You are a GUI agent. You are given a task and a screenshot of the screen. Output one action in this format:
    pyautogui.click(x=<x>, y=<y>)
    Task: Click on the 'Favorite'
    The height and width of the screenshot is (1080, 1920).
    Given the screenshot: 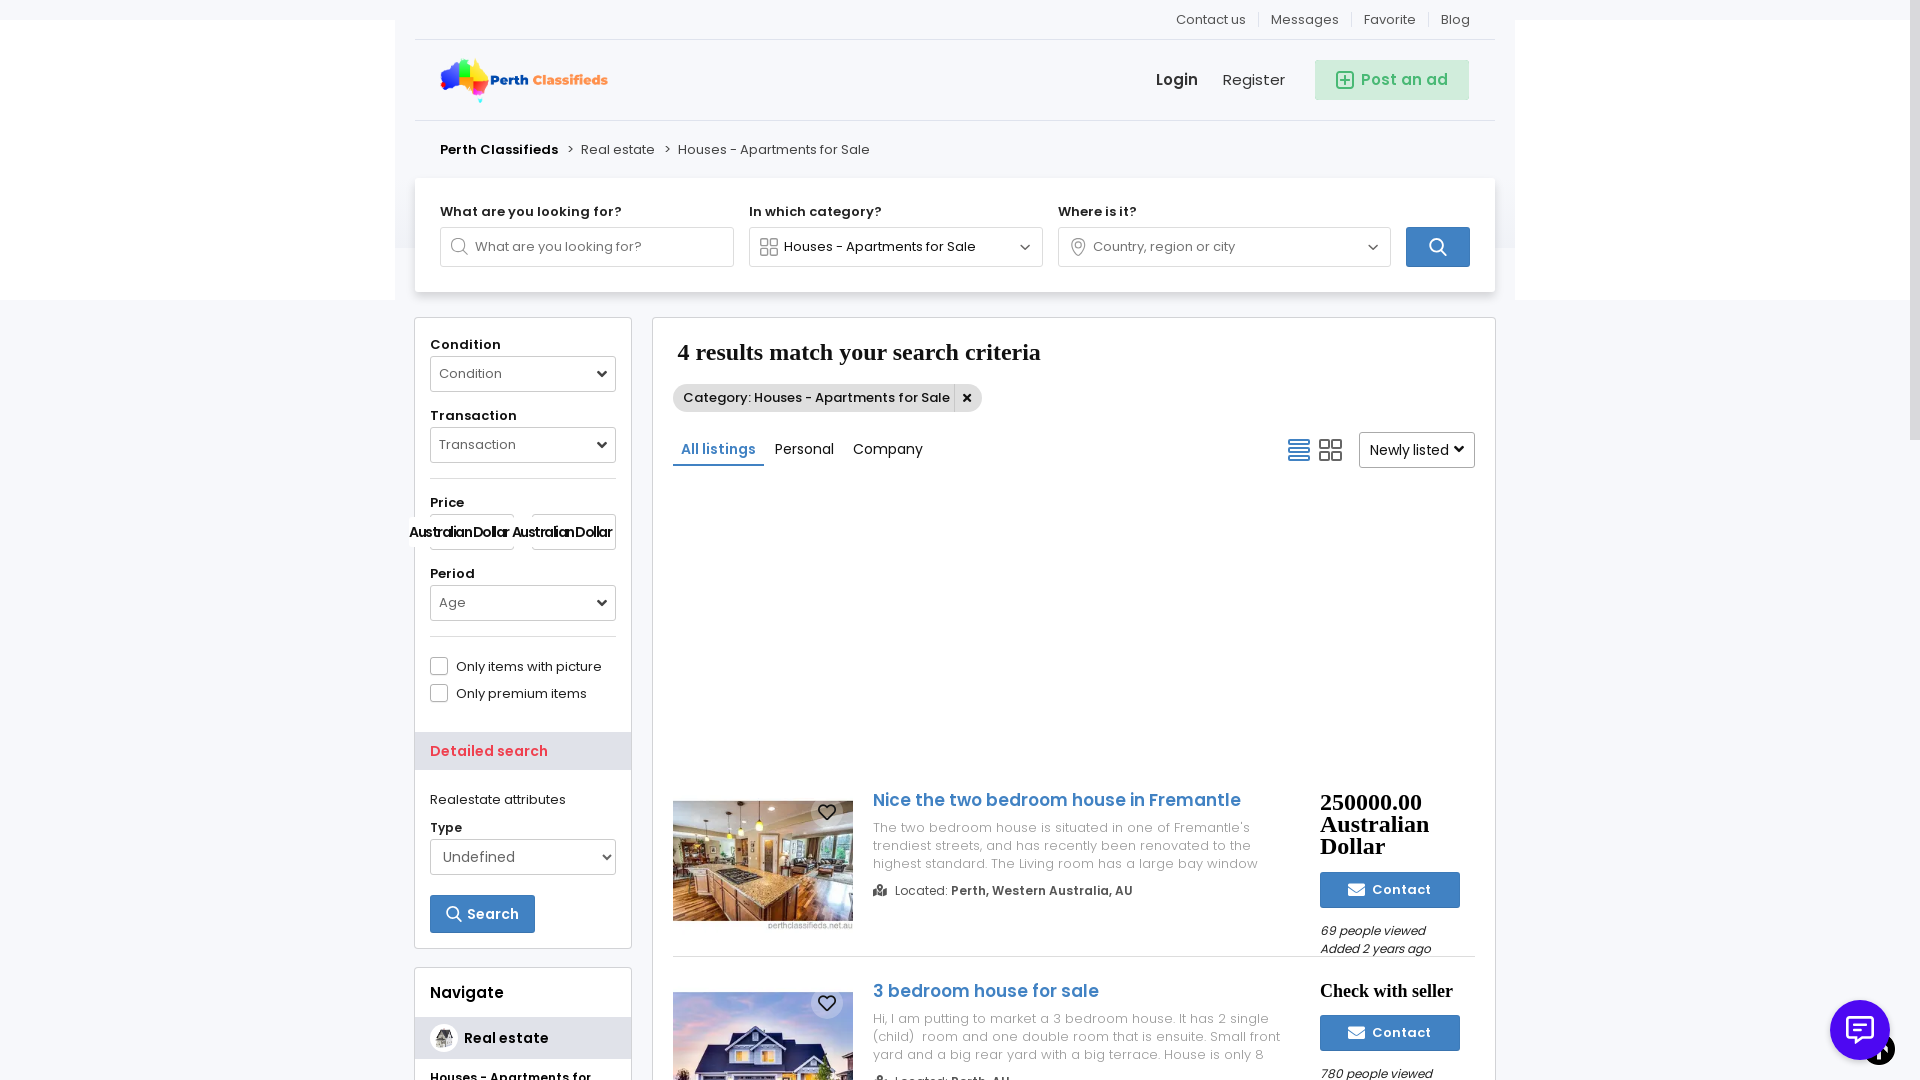 What is the action you would take?
    pyautogui.click(x=1389, y=19)
    